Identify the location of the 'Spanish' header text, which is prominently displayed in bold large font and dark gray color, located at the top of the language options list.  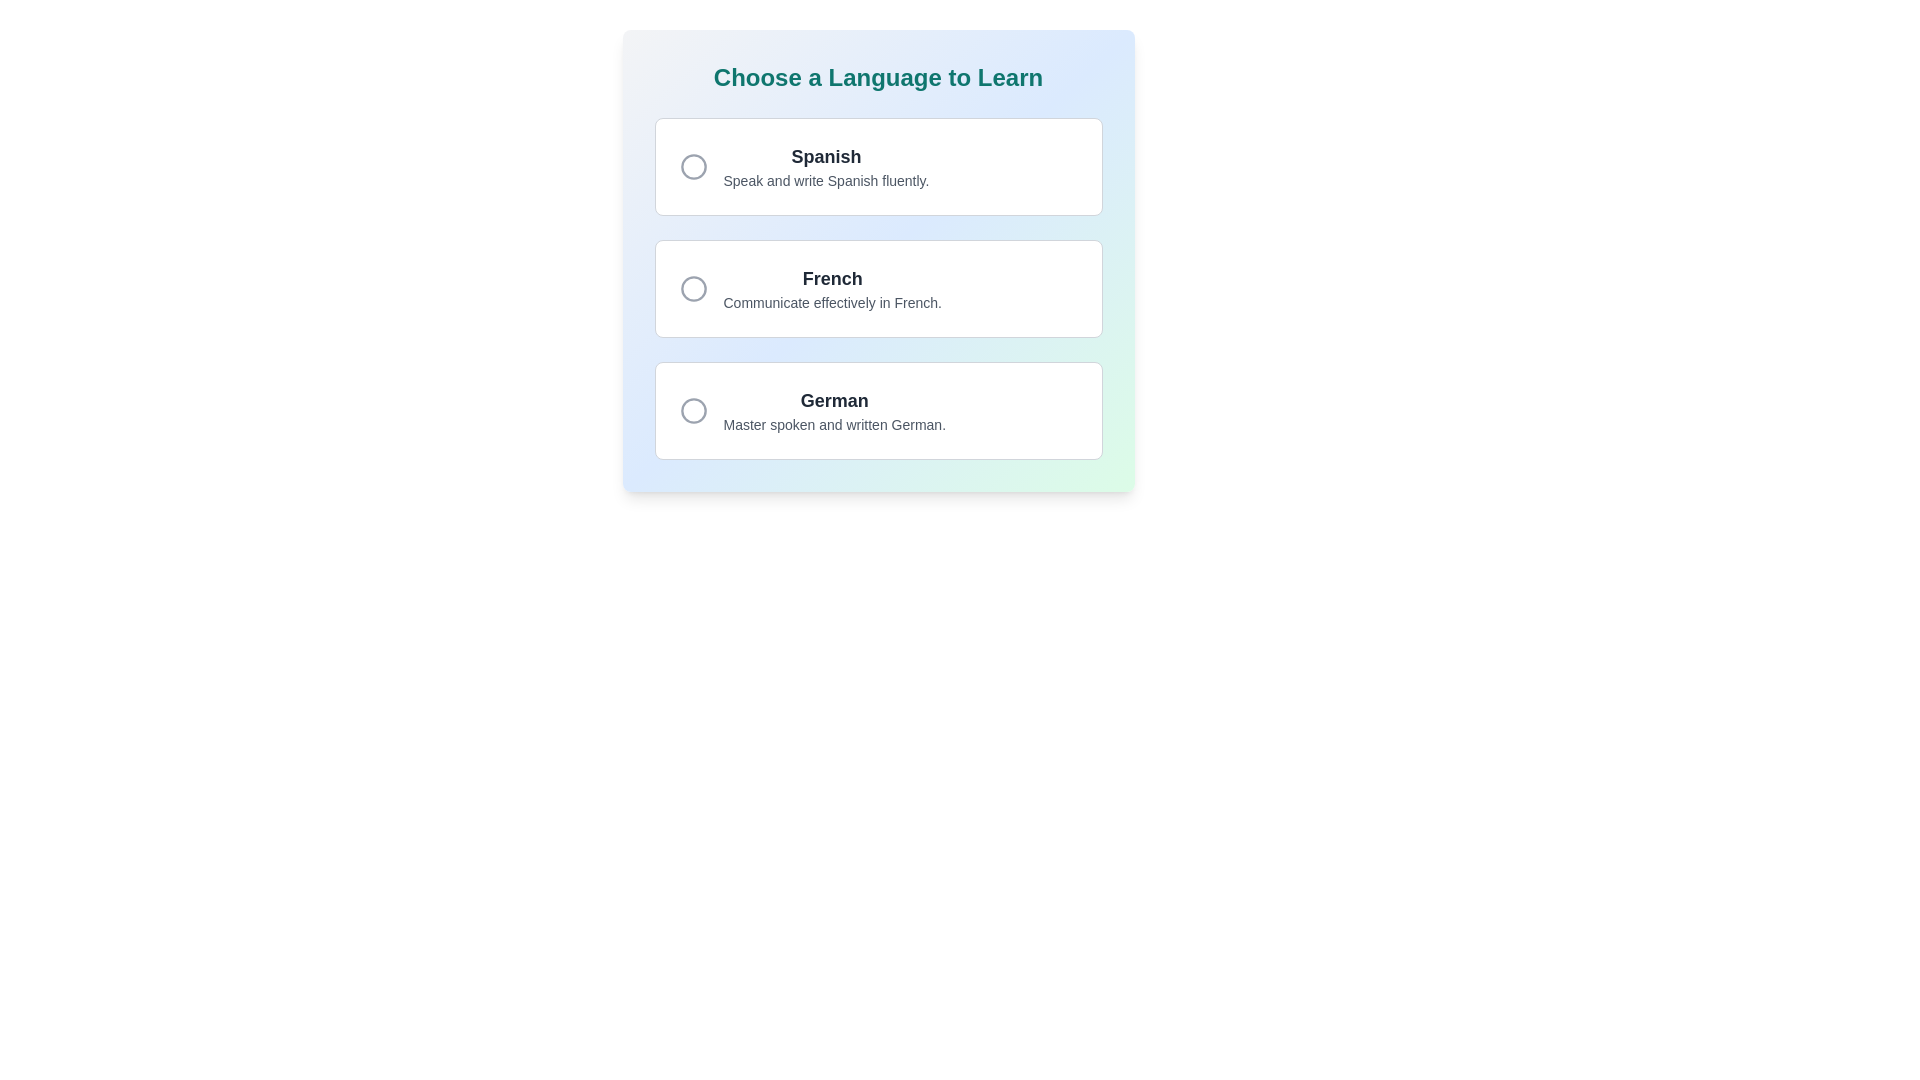
(826, 156).